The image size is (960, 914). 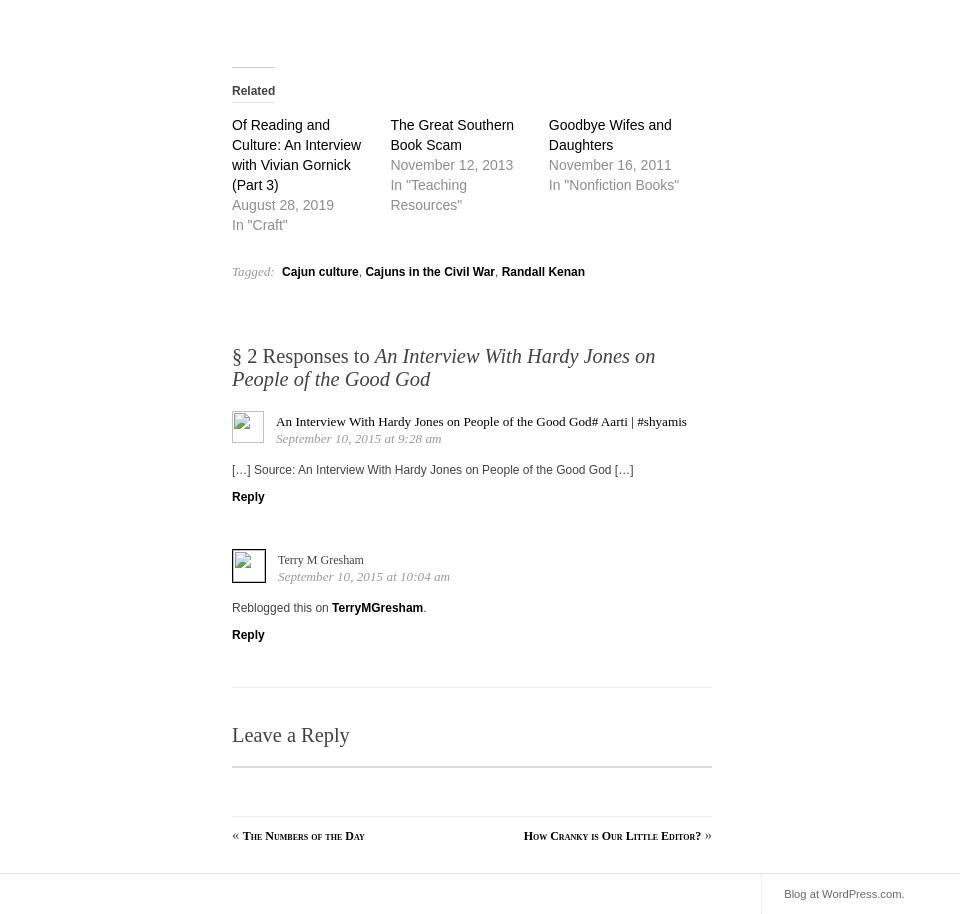 What do you see at coordinates (432, 469) in the screenshot?
I see `'[…] Source: An Interview With Hardy Jones on People of the Good God […]'` at bounding box center [432, 469].